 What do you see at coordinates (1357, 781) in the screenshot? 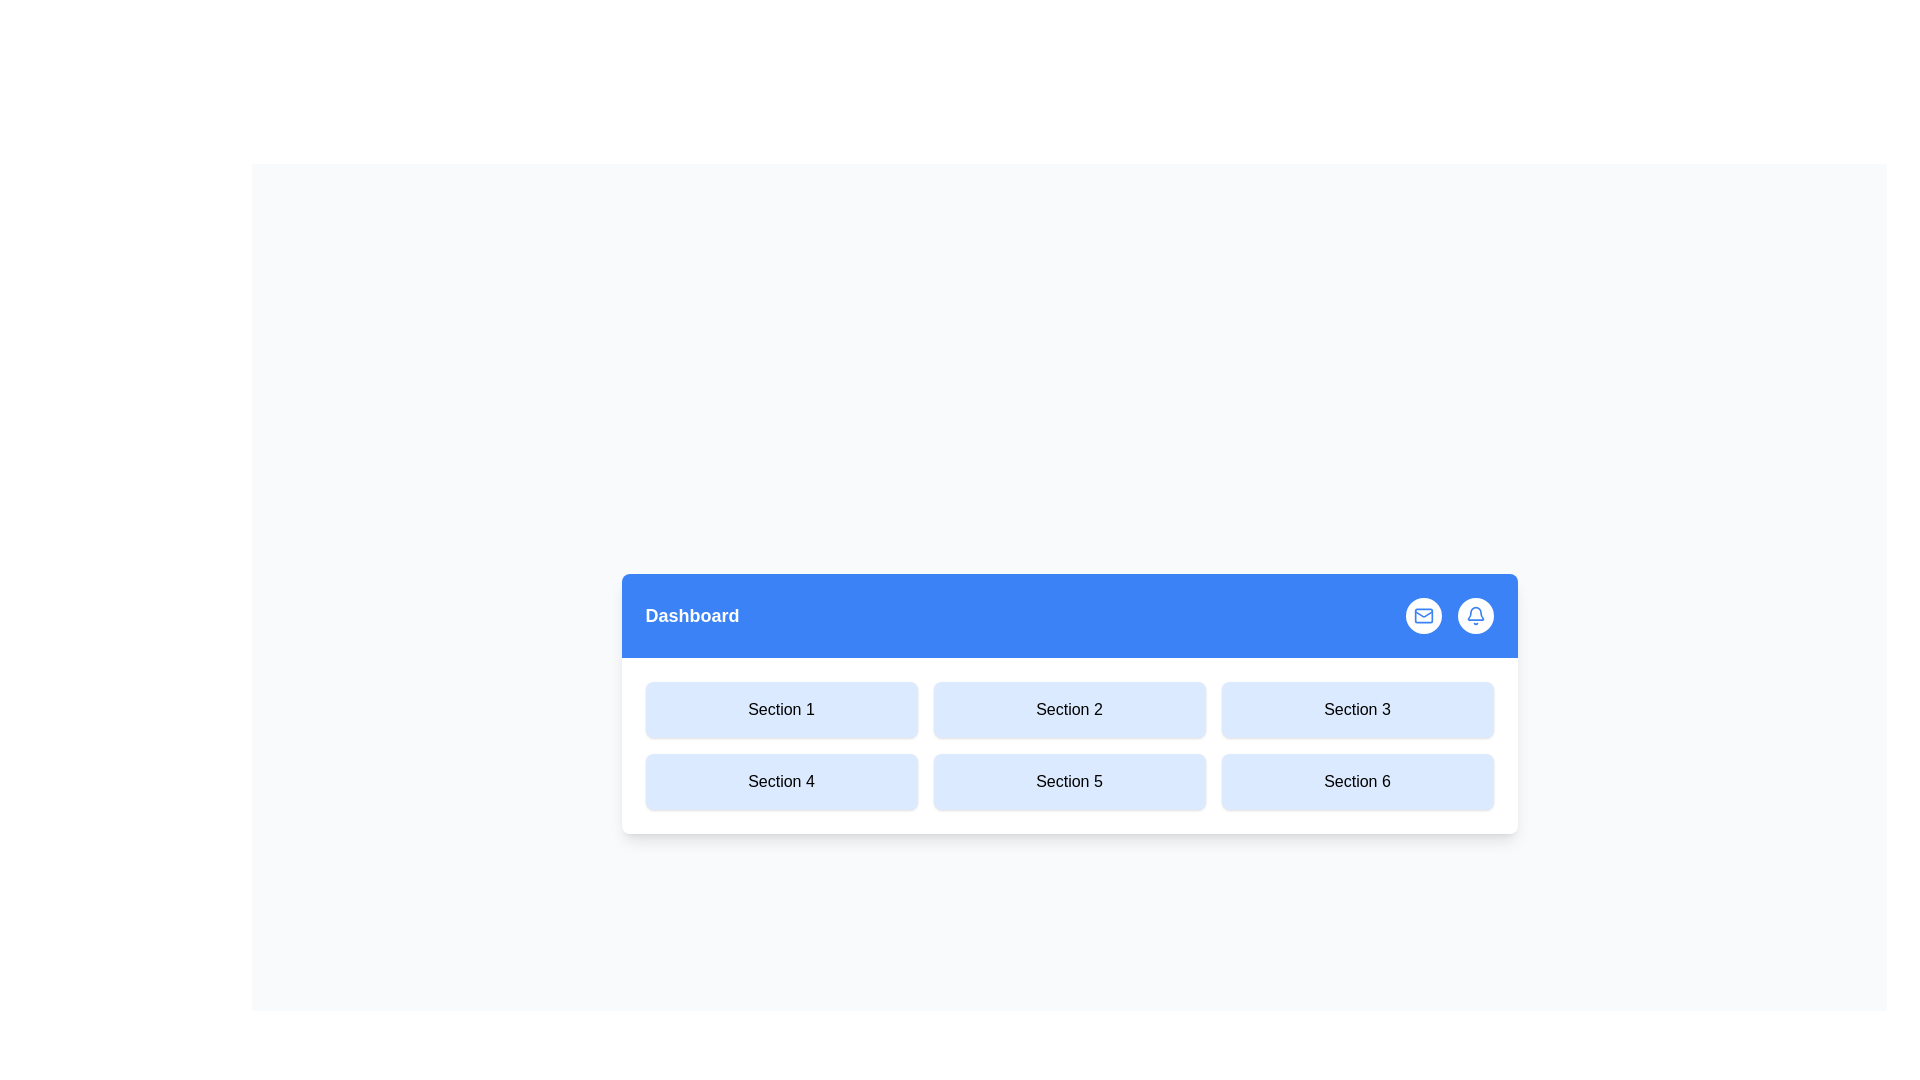
I see `the non-interactive button-like UI component with a light blue background and black text reading 'Section 6', located in the second row and third column of the grid layout` at bounding box center [1357, 781].